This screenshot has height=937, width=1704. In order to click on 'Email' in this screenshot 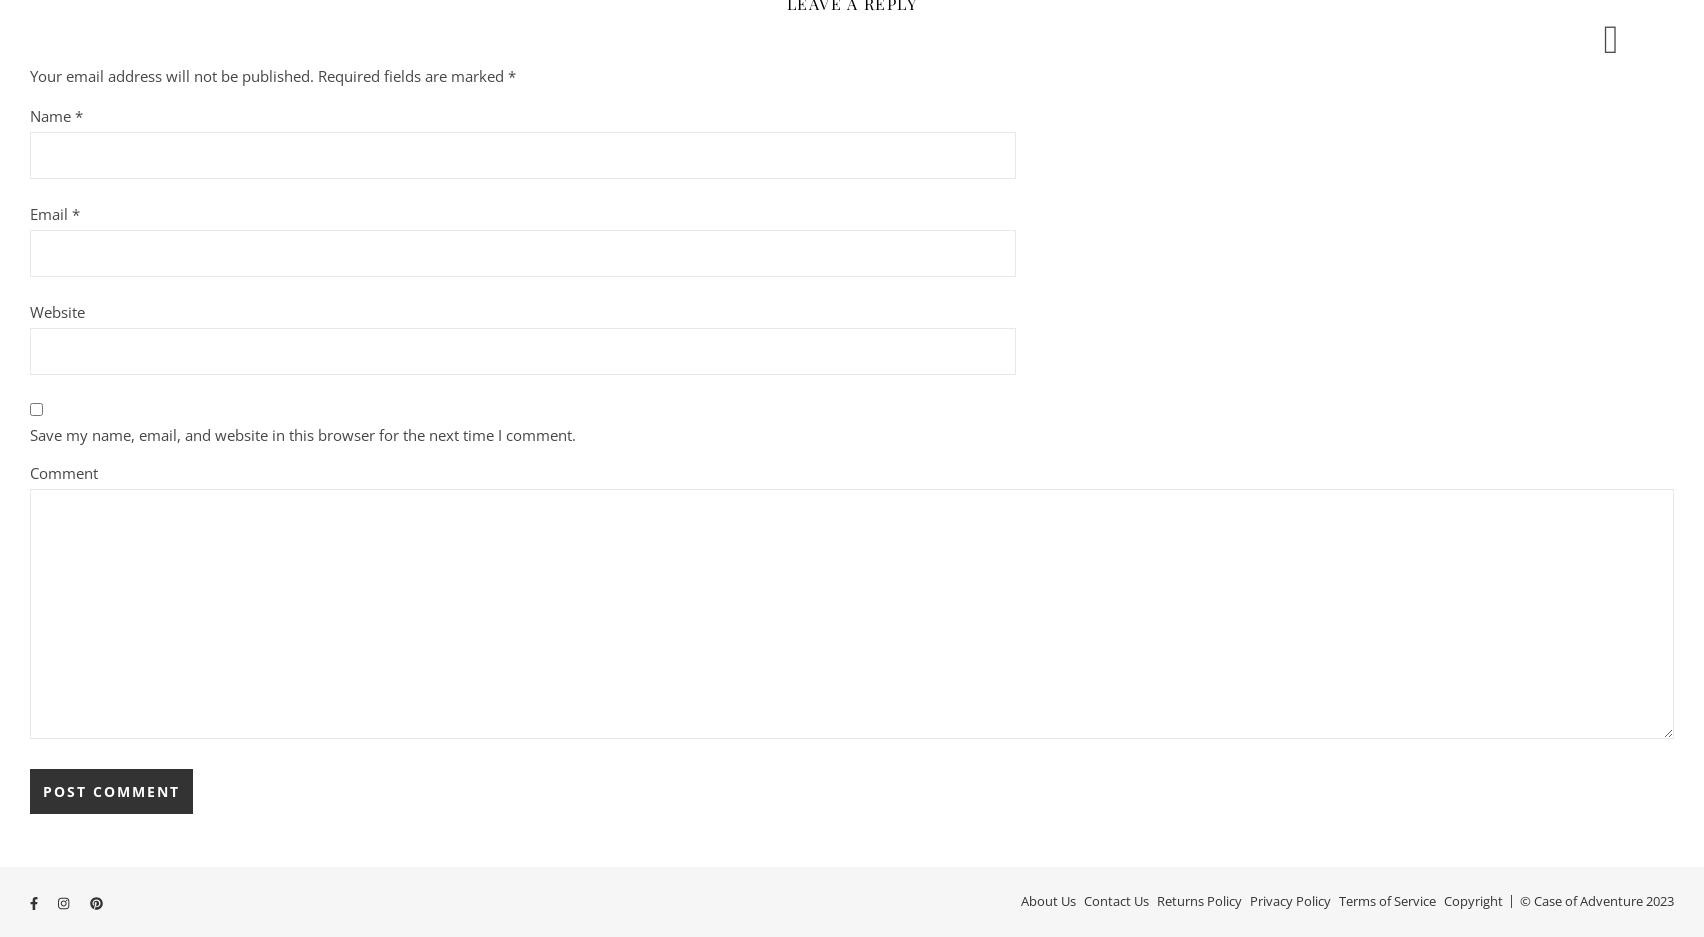, I will do `click(50, 214)`.